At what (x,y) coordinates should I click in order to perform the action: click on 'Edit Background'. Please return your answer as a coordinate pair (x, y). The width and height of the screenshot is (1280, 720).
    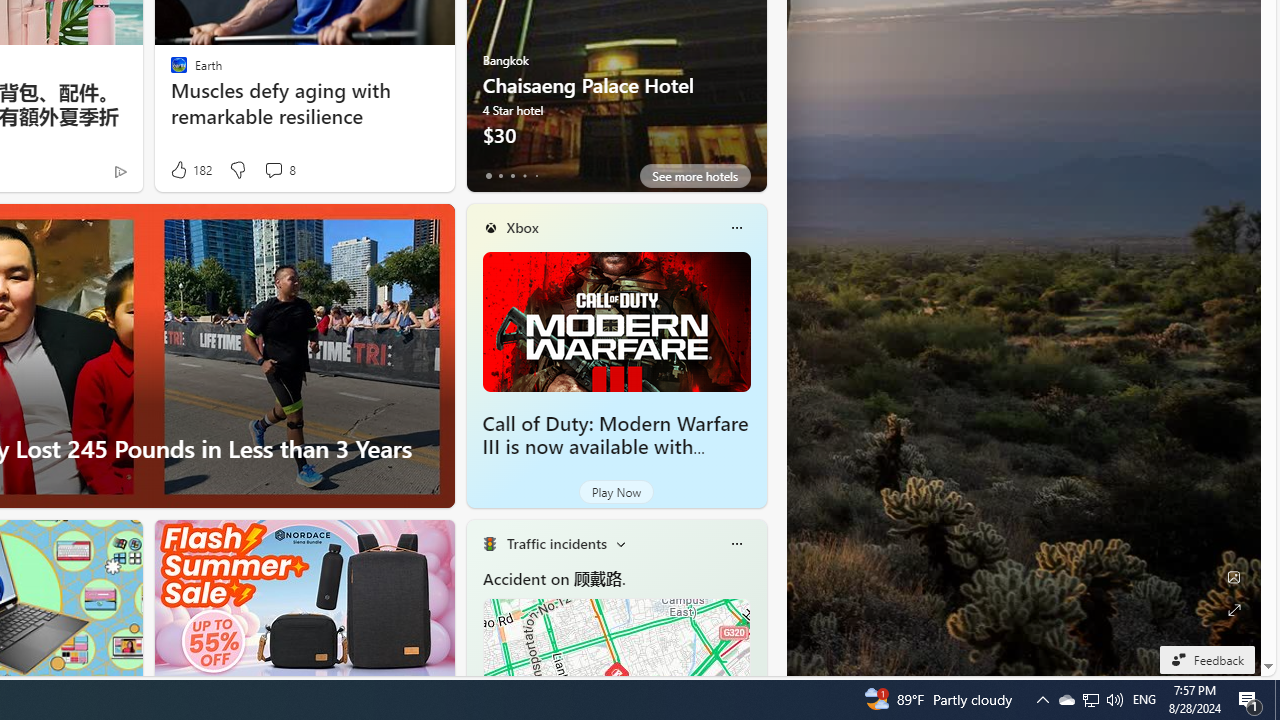
    Looking at the image, I should click on (1232, 577).